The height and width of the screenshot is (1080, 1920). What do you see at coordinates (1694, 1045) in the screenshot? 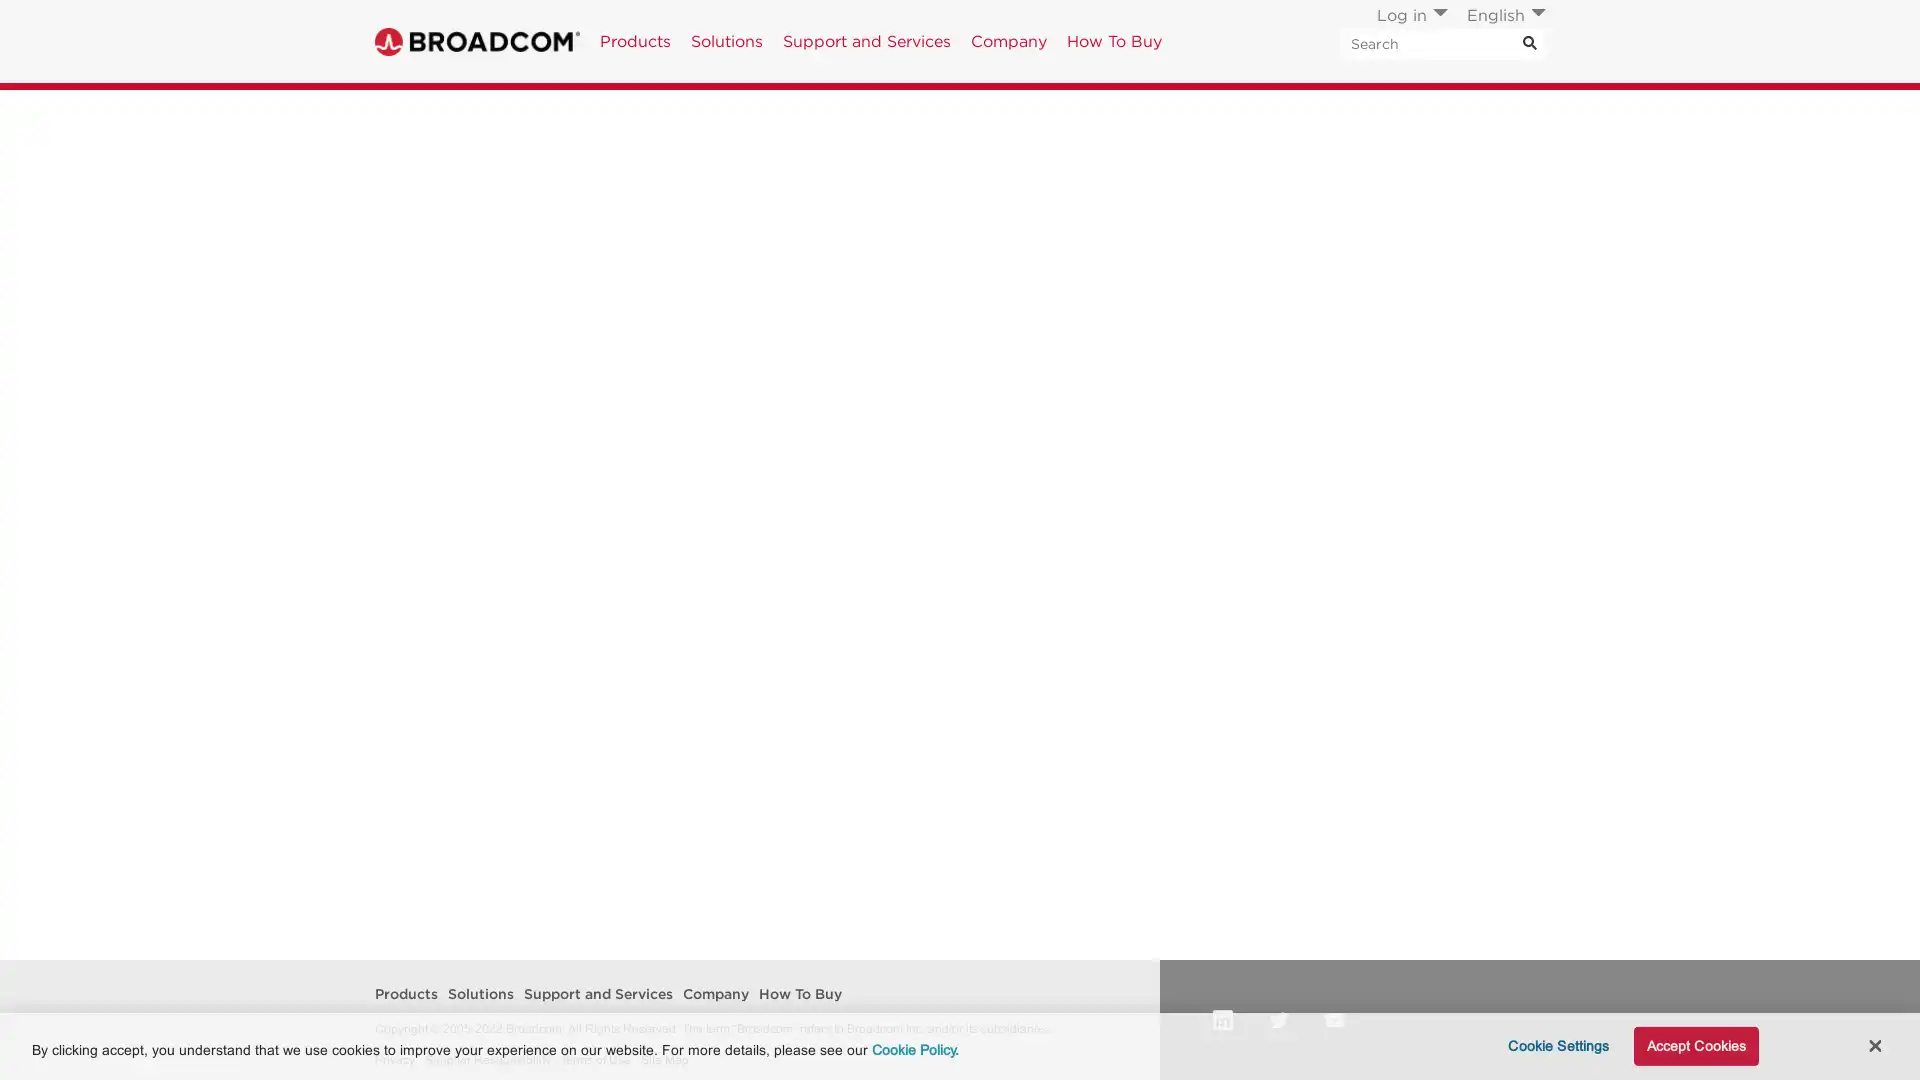
I see `Accept Cookies` at bounding box center [1694, 1045].